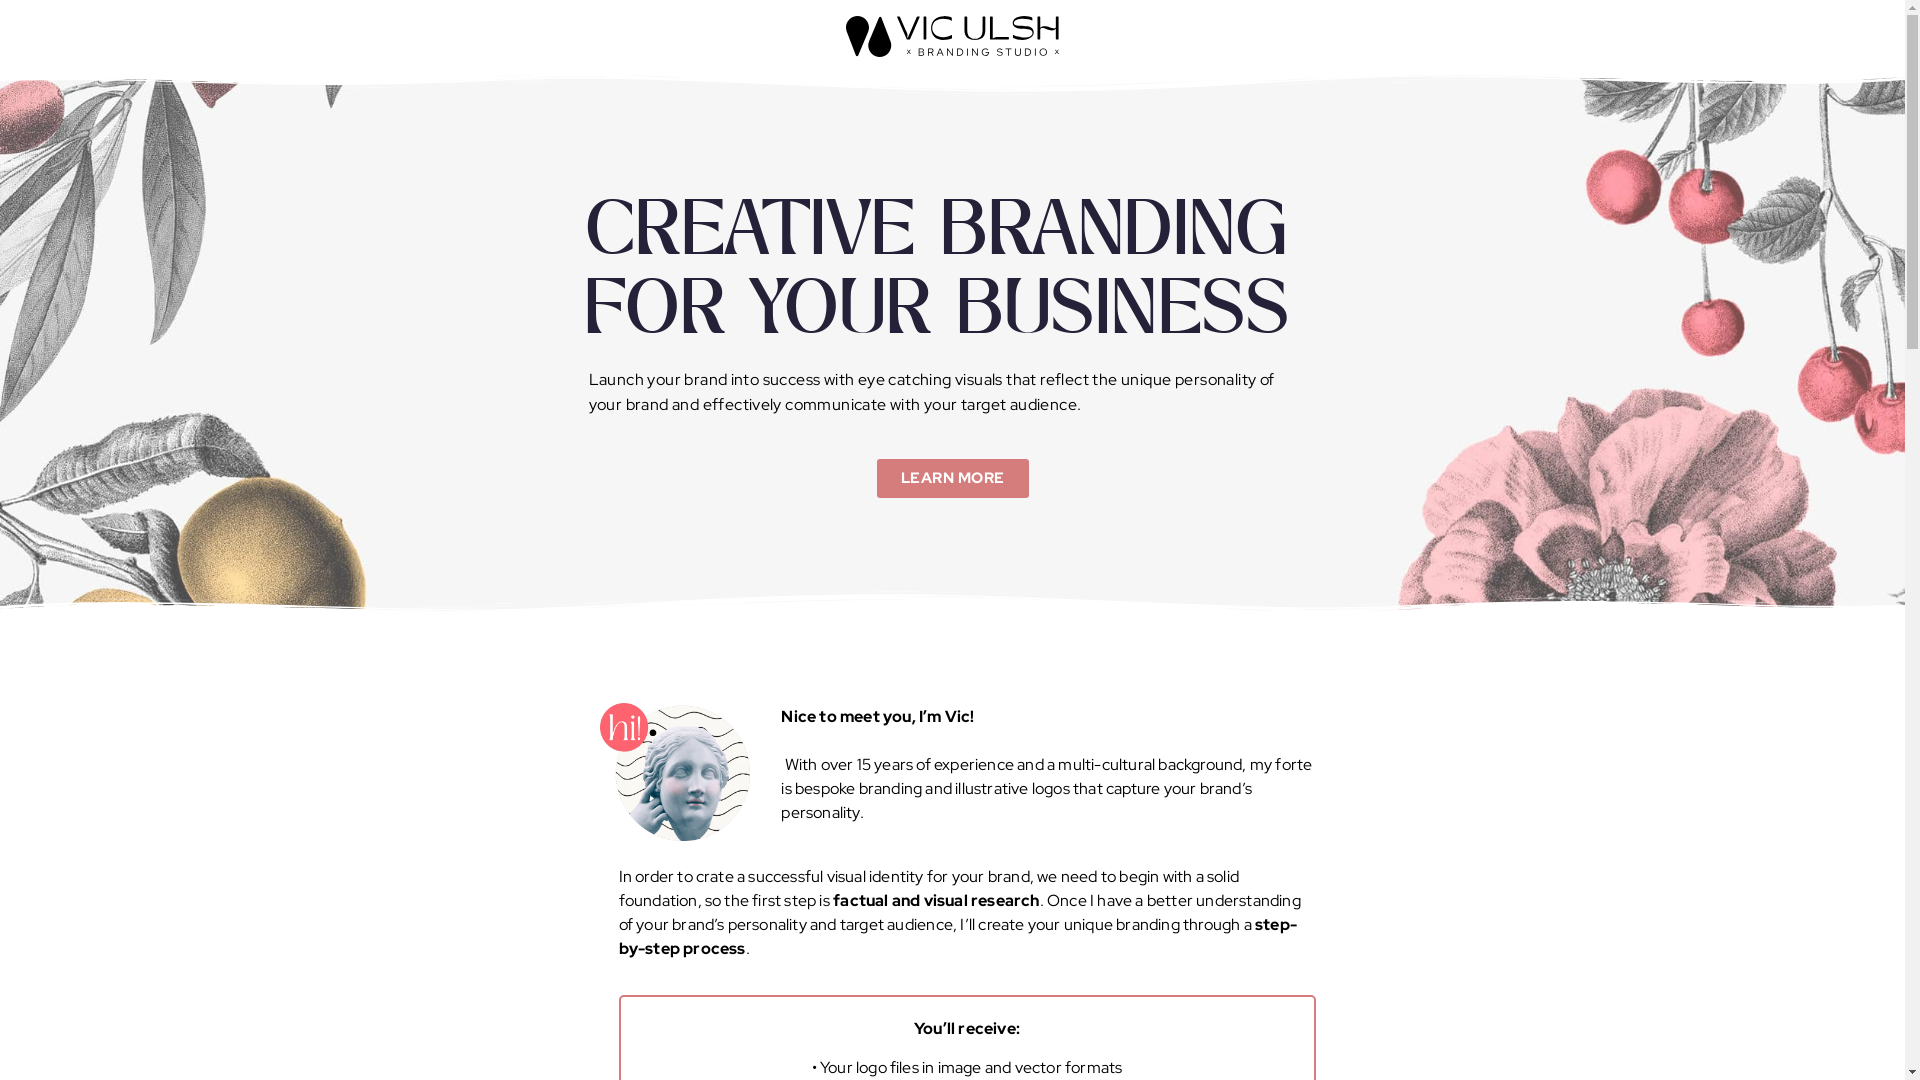  What do you see at coordinates (875, 478) in the screenshot?
I see `'LEARN MORE'` at bounding box center [875, 478].